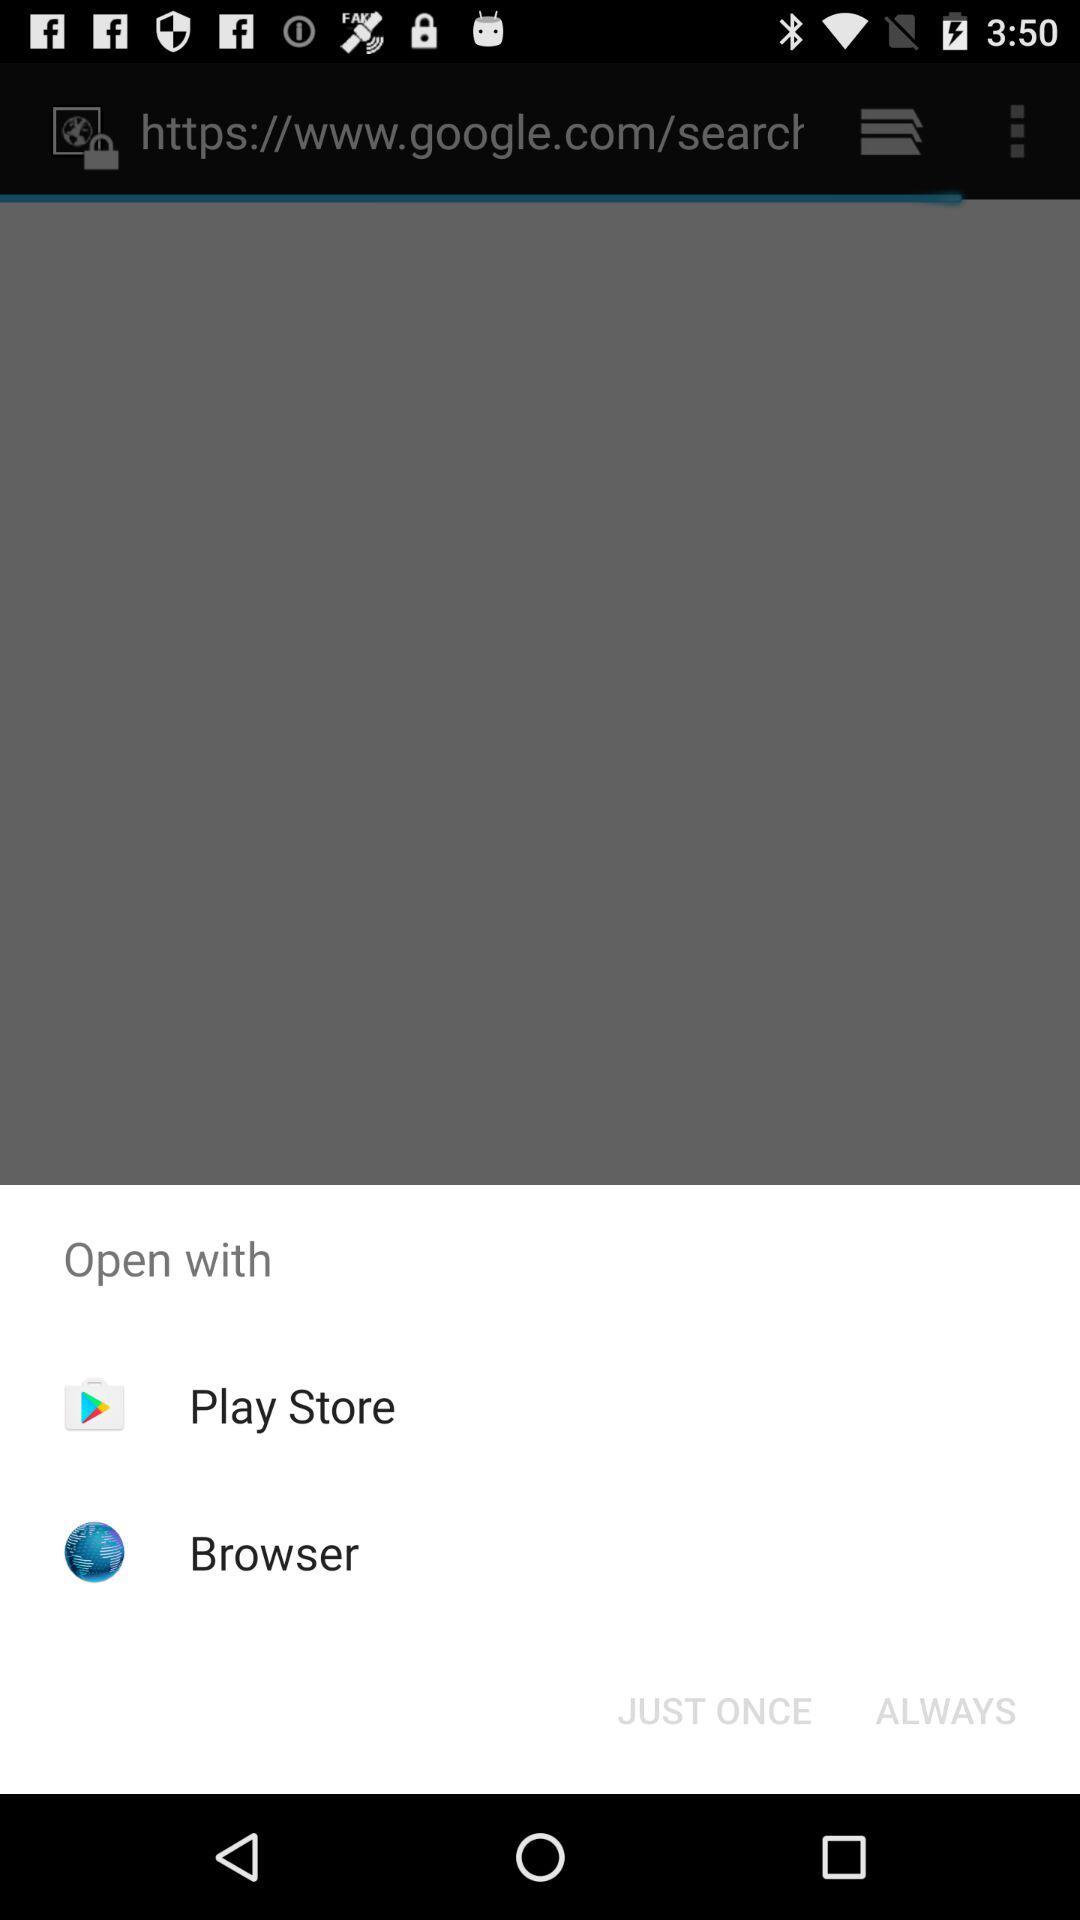 The image size is (1080, 1920). I want to click on the just once icon, so click(713, 1708).